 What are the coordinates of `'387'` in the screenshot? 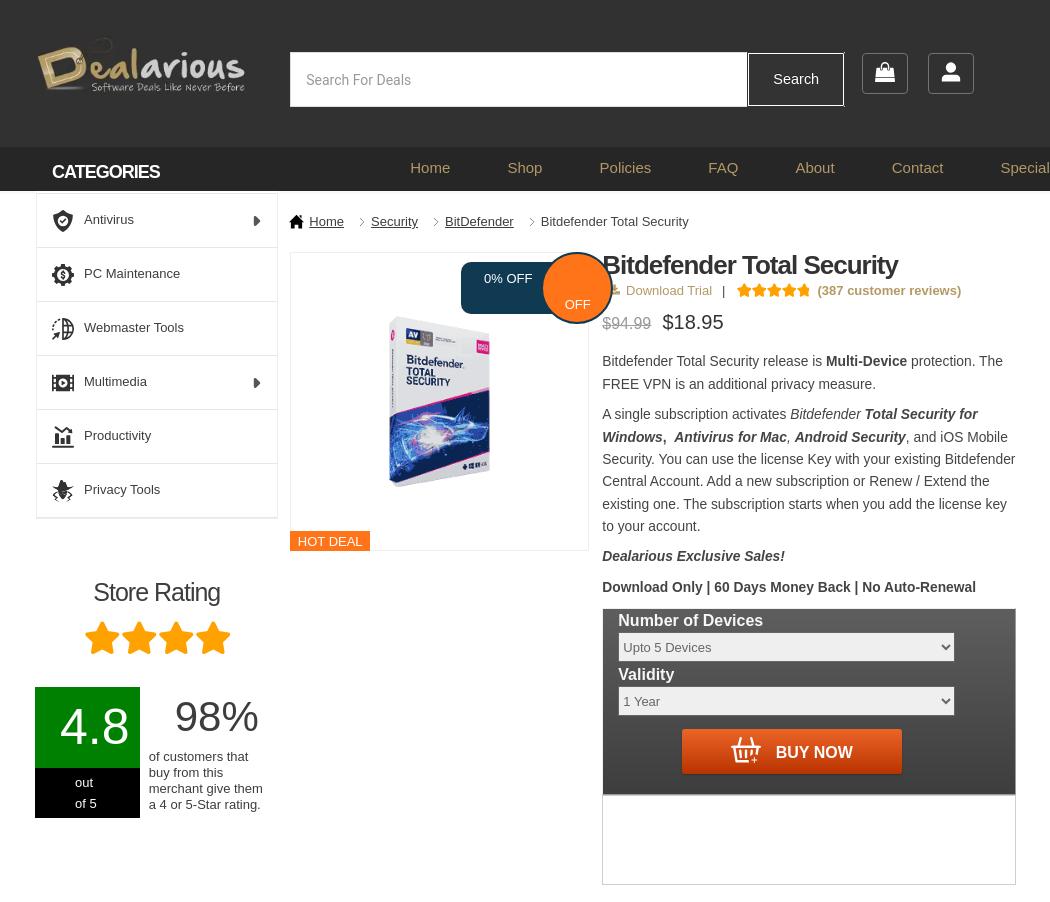 It's located at (832, 290).